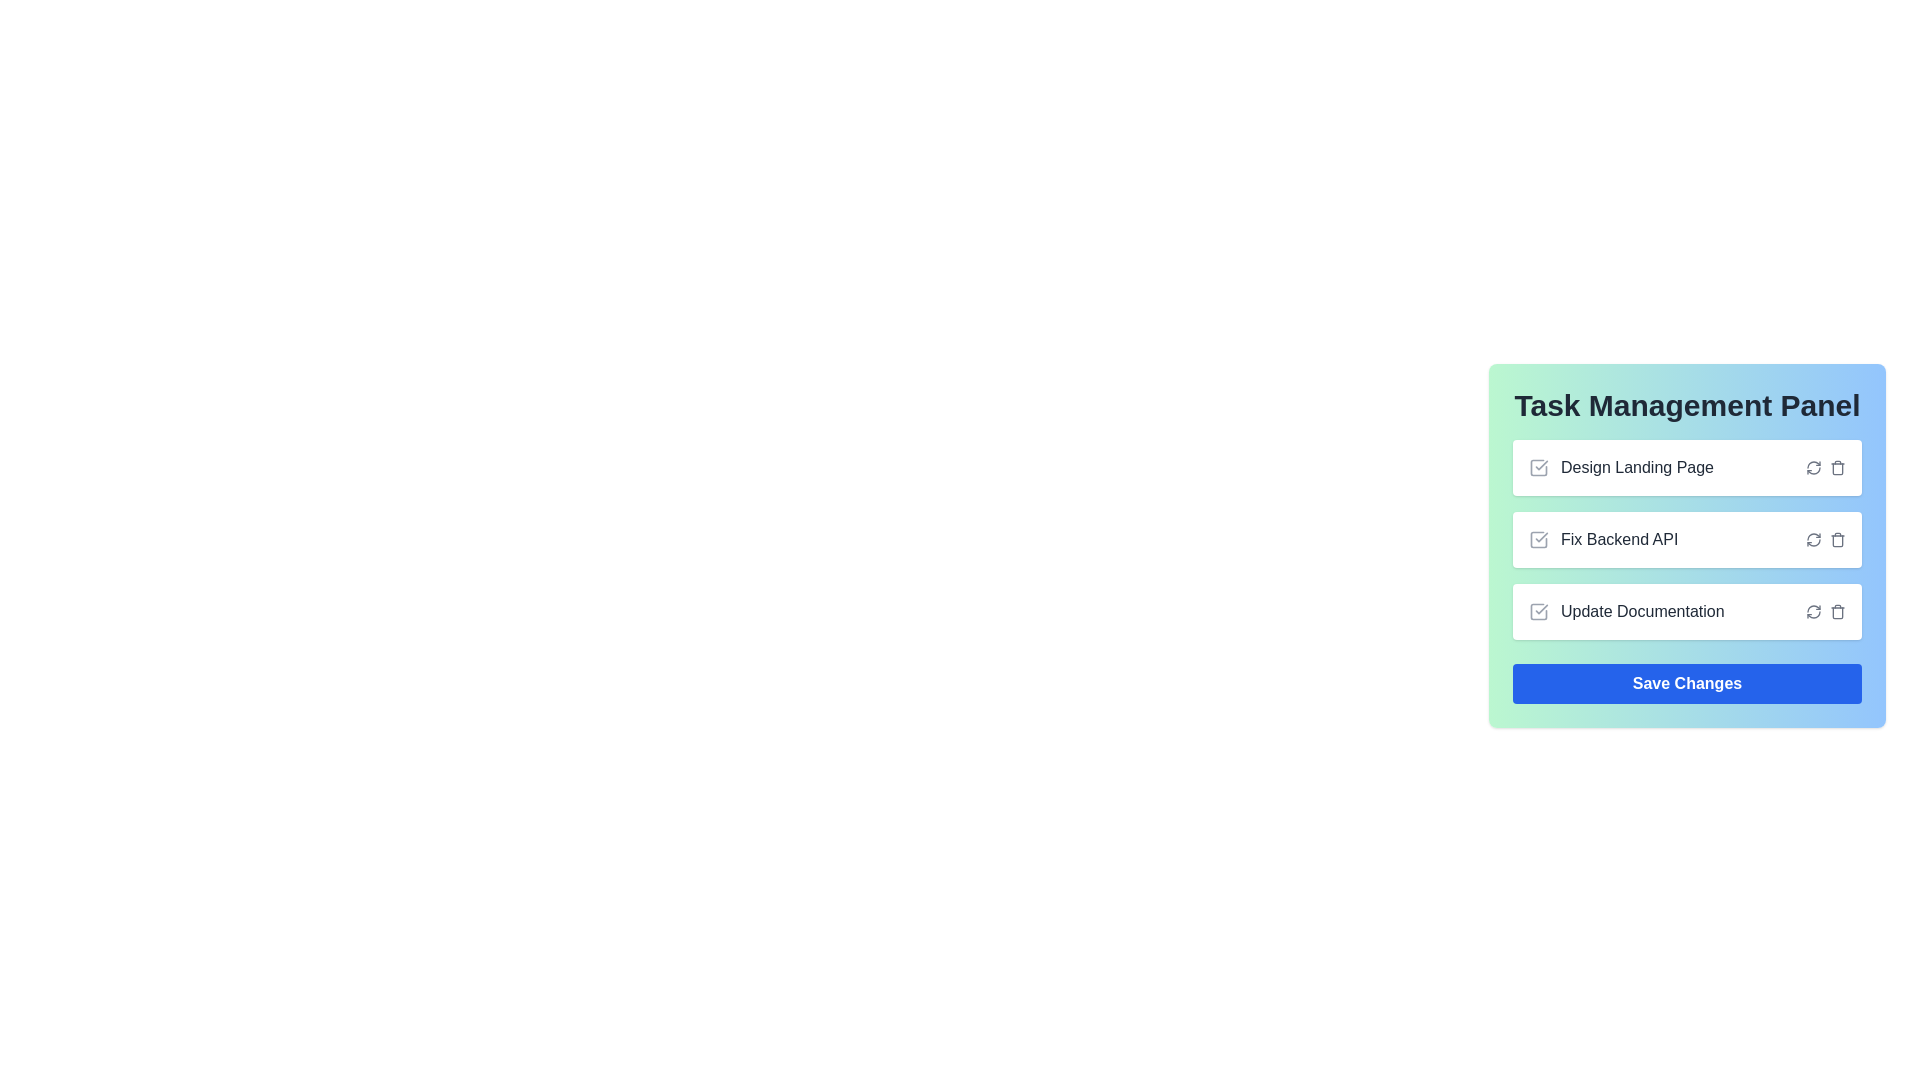 The height and width of the screenshot is (1080, 1920). I want to click on the trash can icon button in the Task Management Panel, so click(1838, 467).